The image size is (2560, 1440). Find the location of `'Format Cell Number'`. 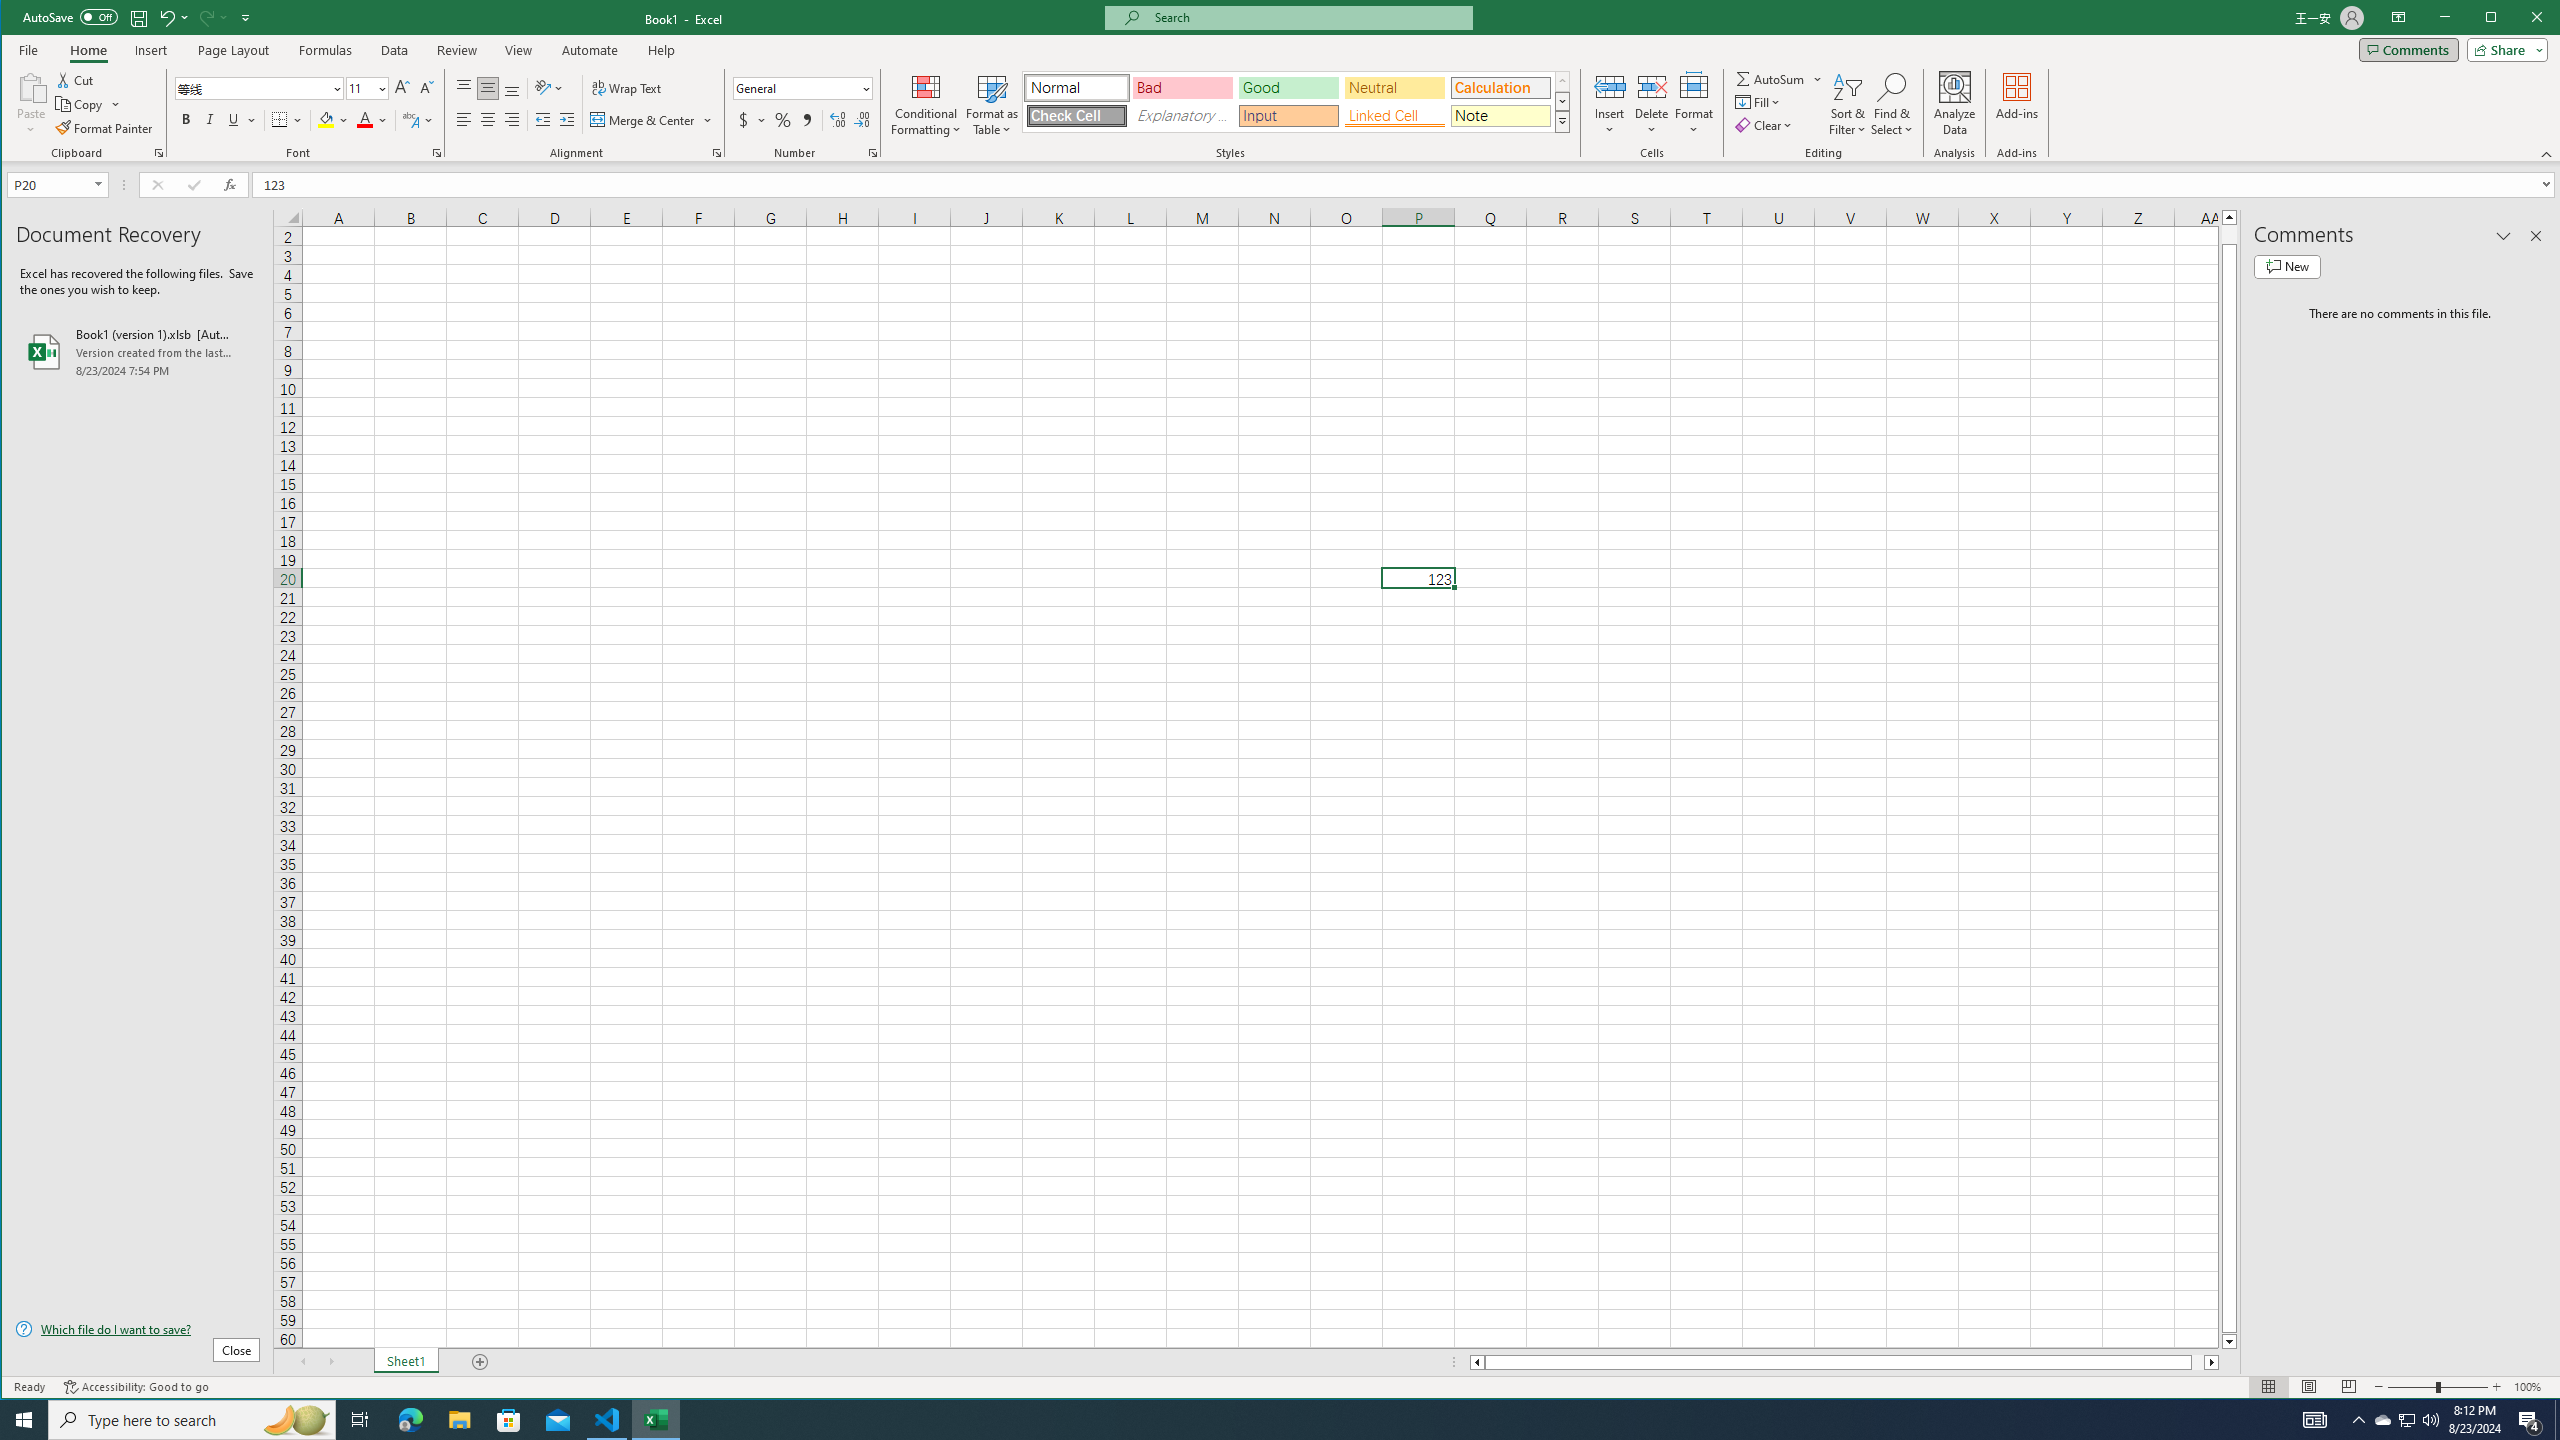

'Format Cell Number' is located at coordinates (872, 153).